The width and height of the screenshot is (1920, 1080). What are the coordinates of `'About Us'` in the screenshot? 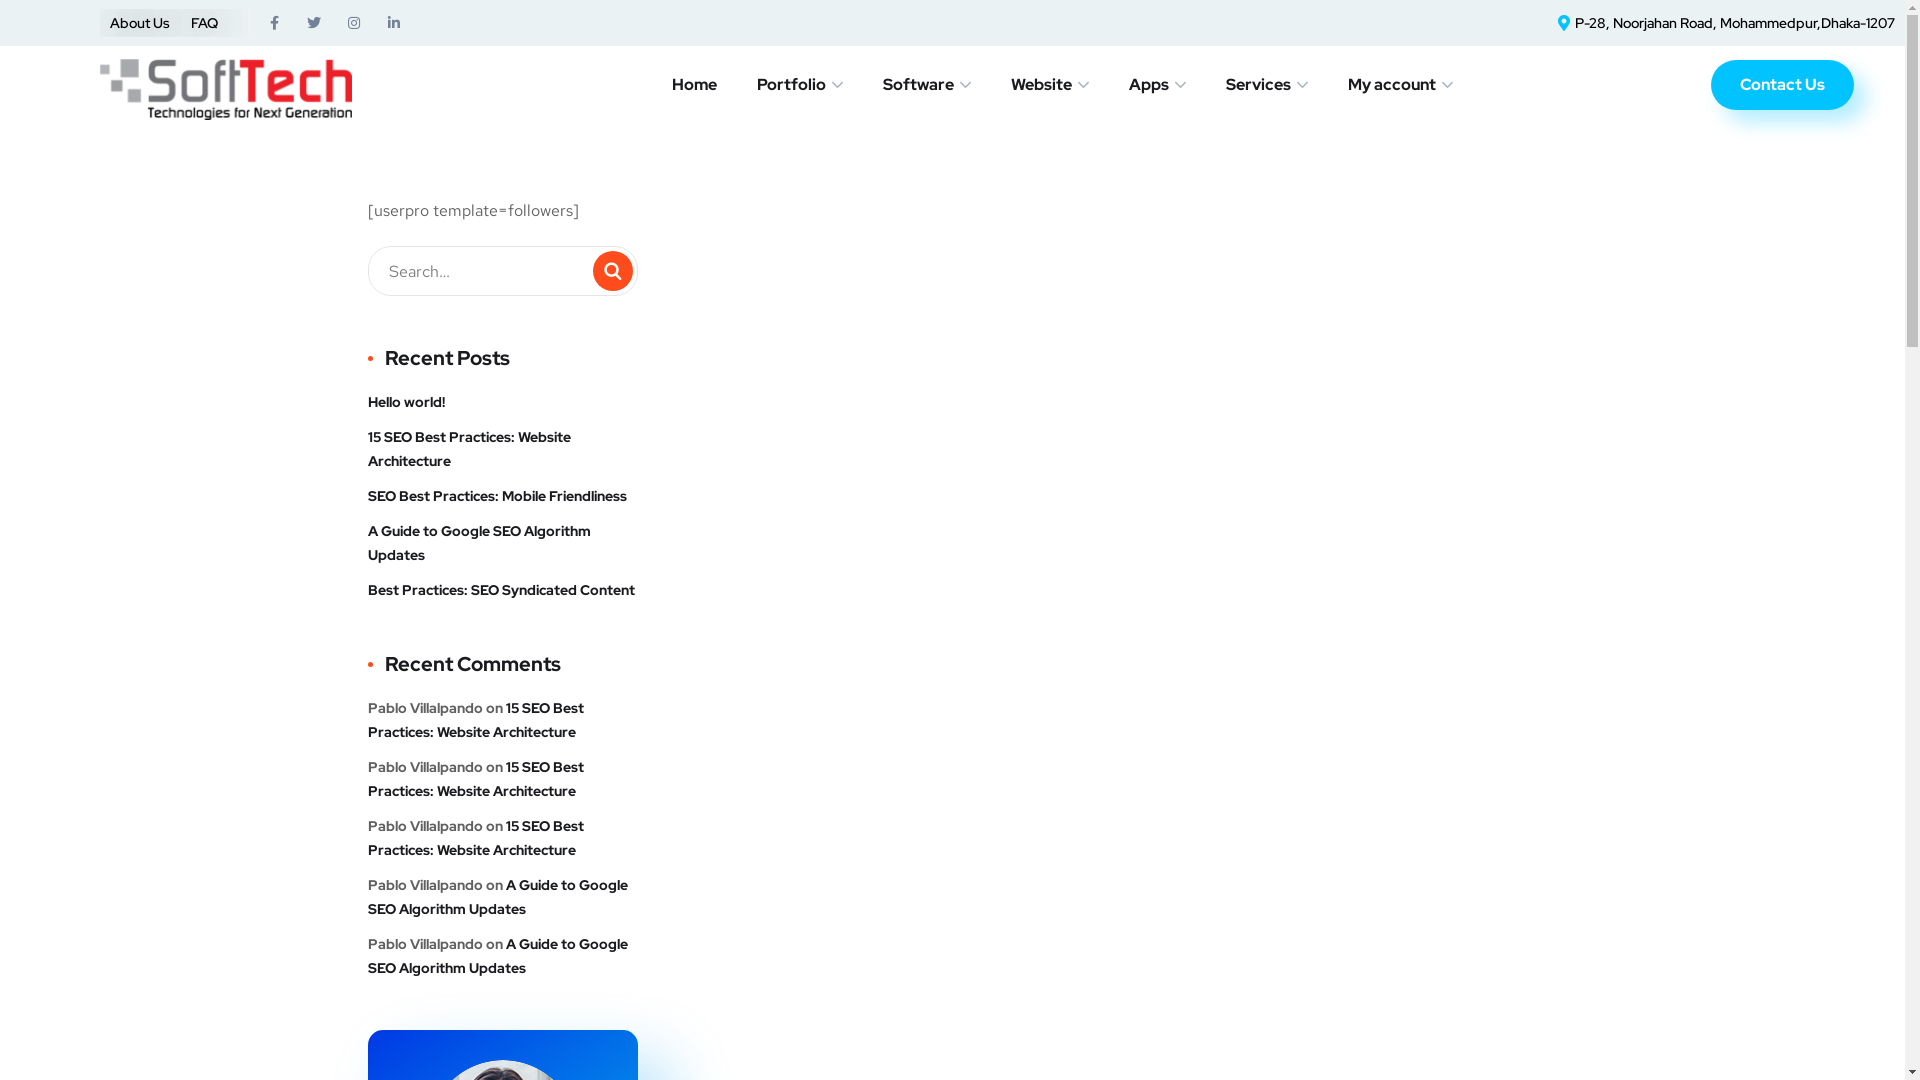 It's located at (109, 23).